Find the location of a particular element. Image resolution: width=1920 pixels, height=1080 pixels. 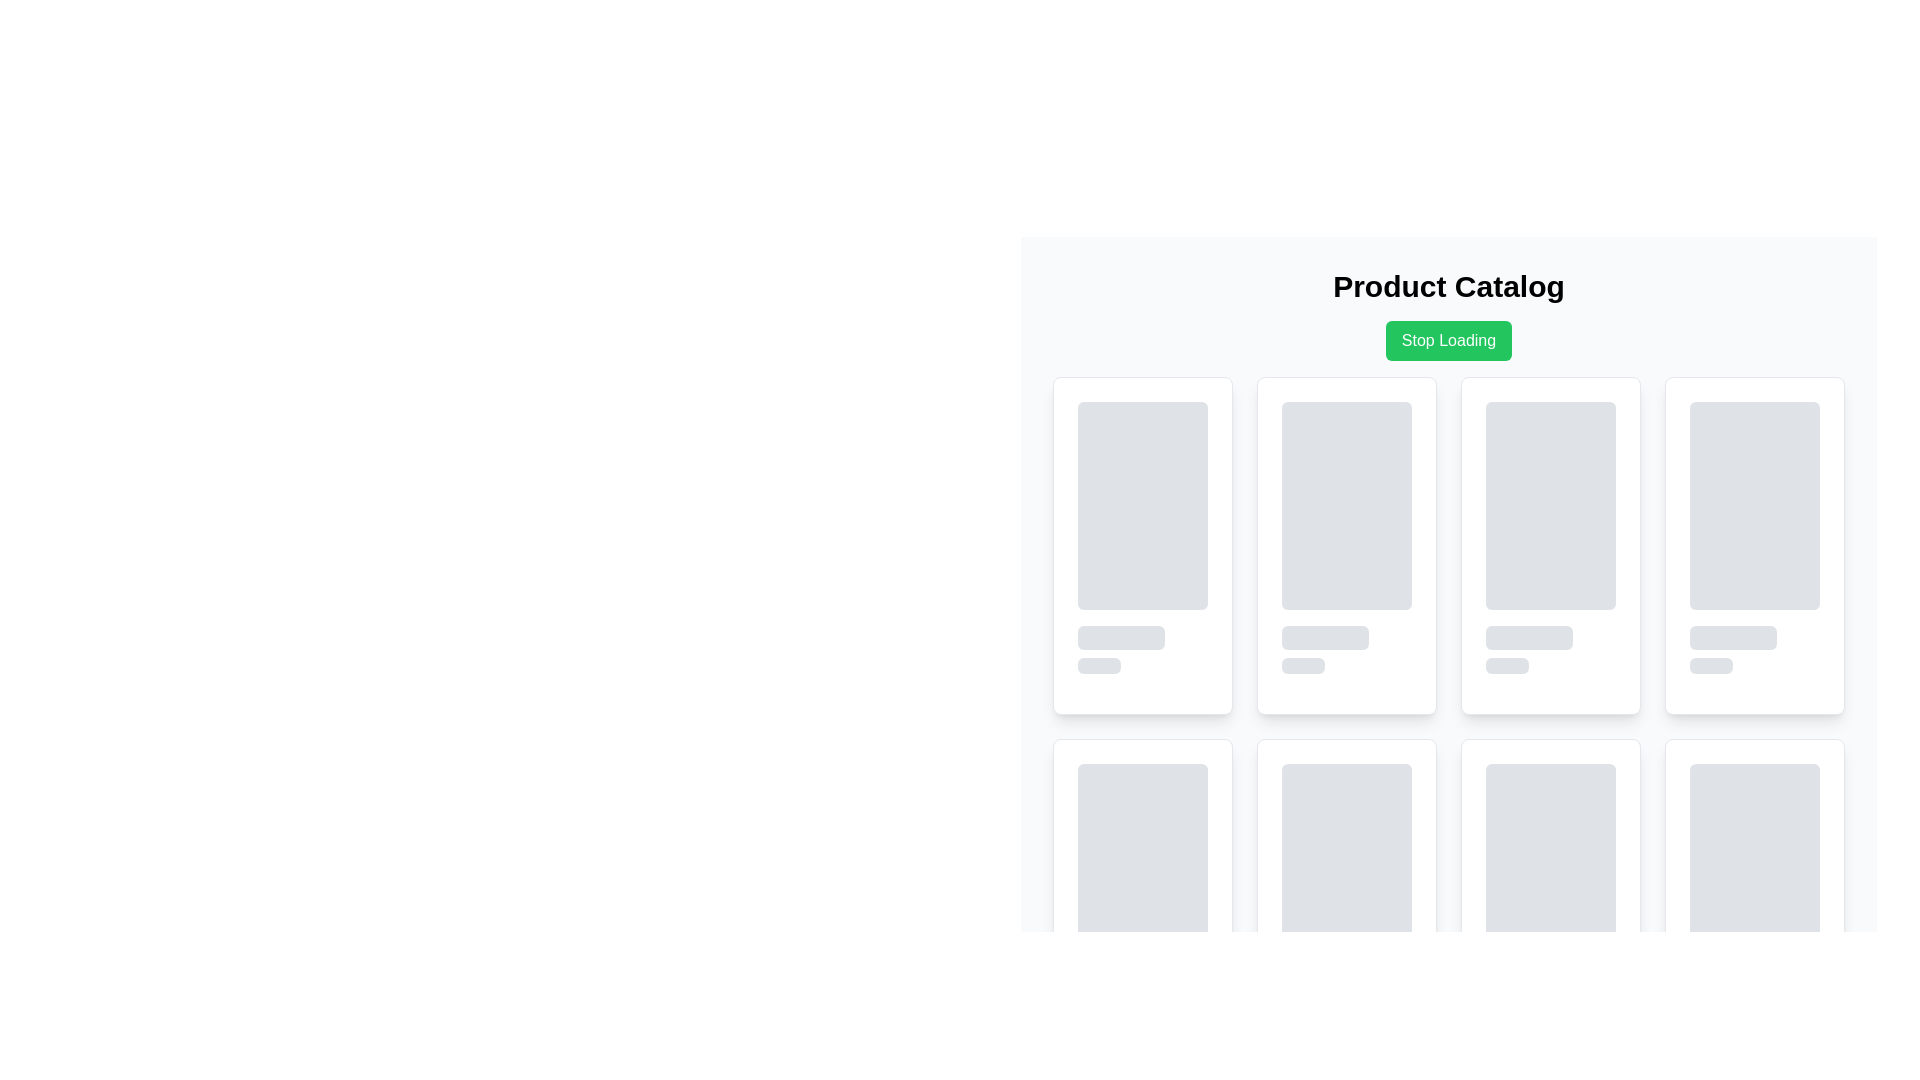

the Placeholder component within the first card in the first row of the grid layout, which is designed to represent content yet to be loaded is located at coordinates (1142, 536).